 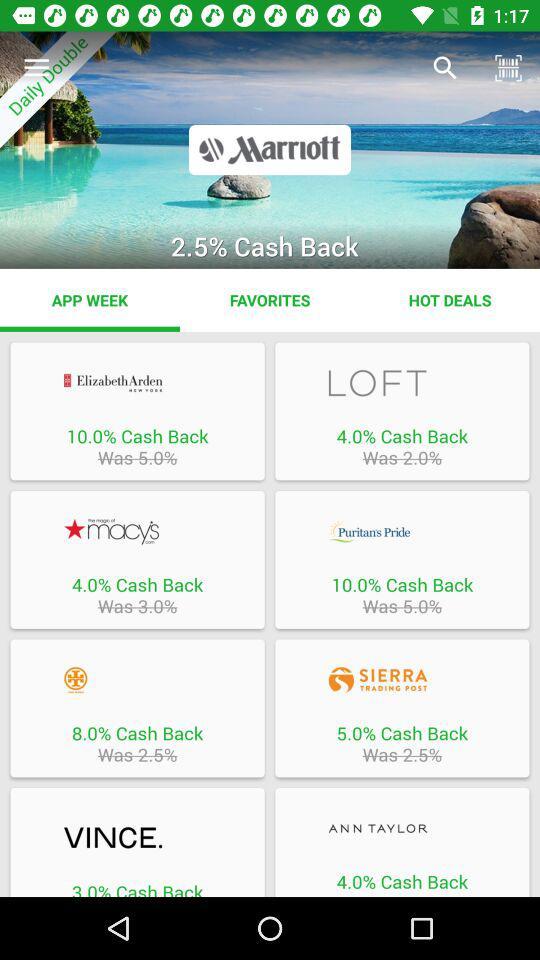 I want to click on website, so click(x=136, y=382).